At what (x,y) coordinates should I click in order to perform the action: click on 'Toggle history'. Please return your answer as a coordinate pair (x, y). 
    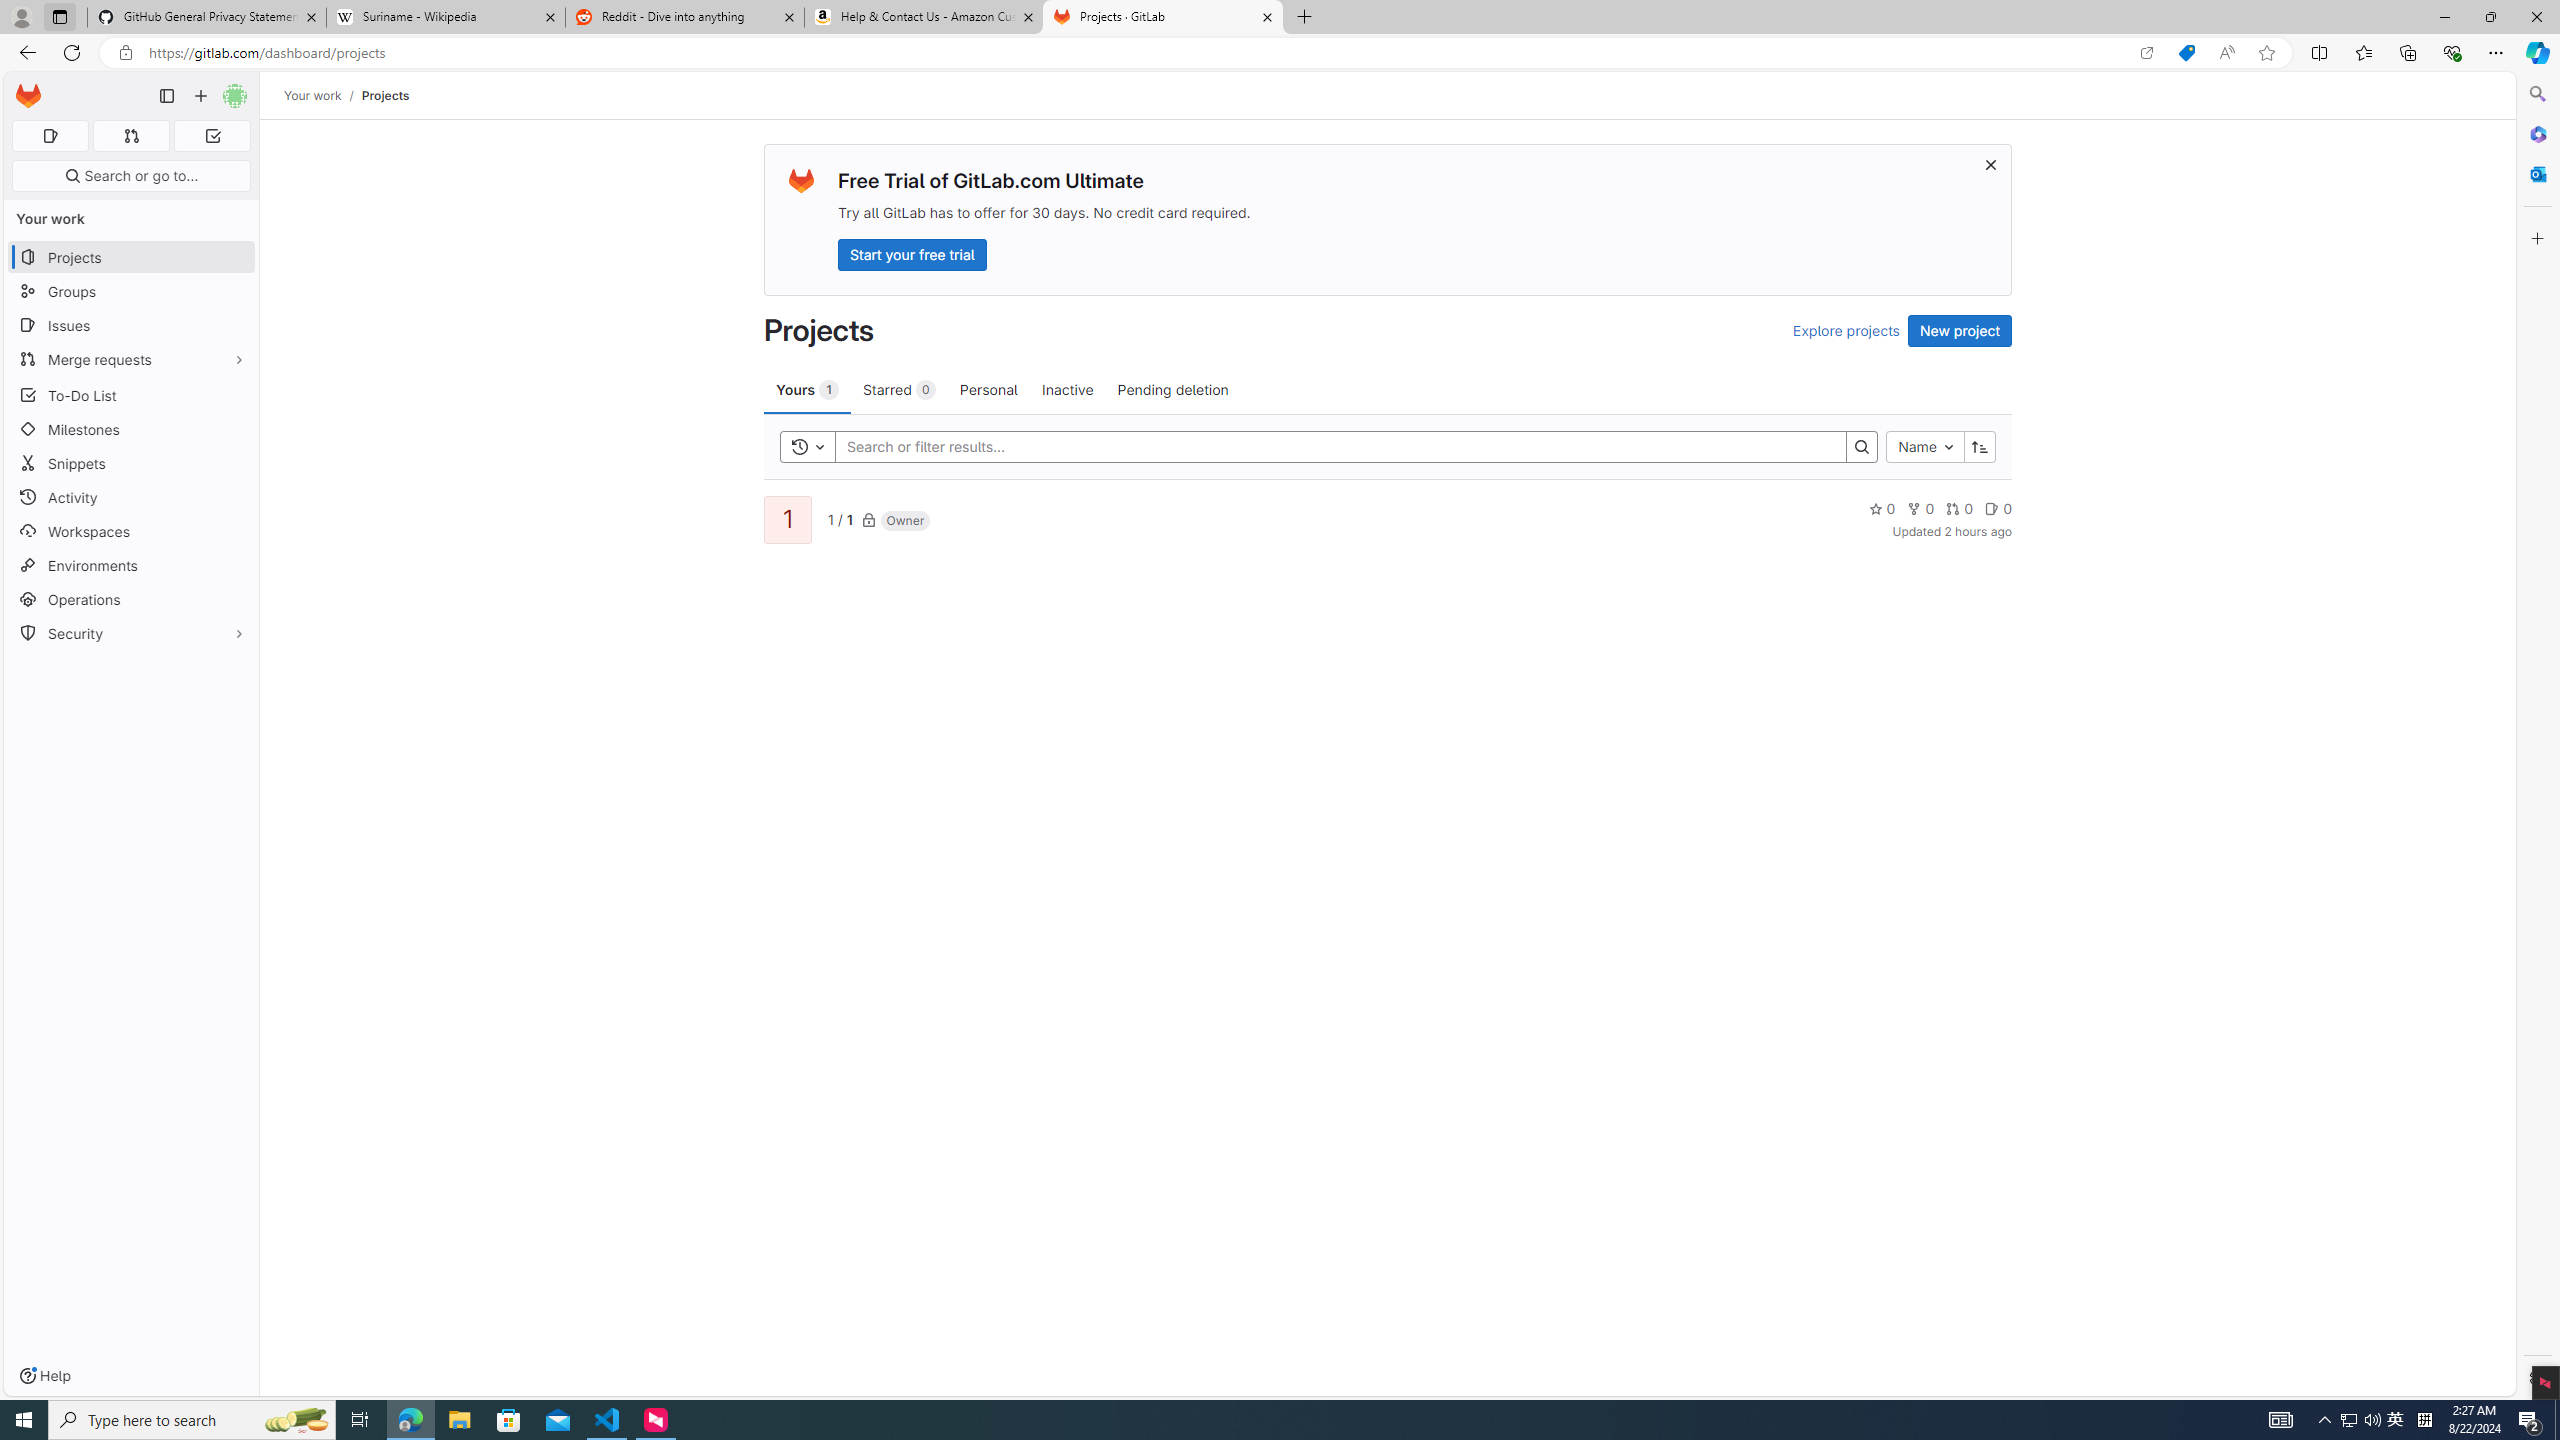
    Looking at the image, I should click on (807, 447).